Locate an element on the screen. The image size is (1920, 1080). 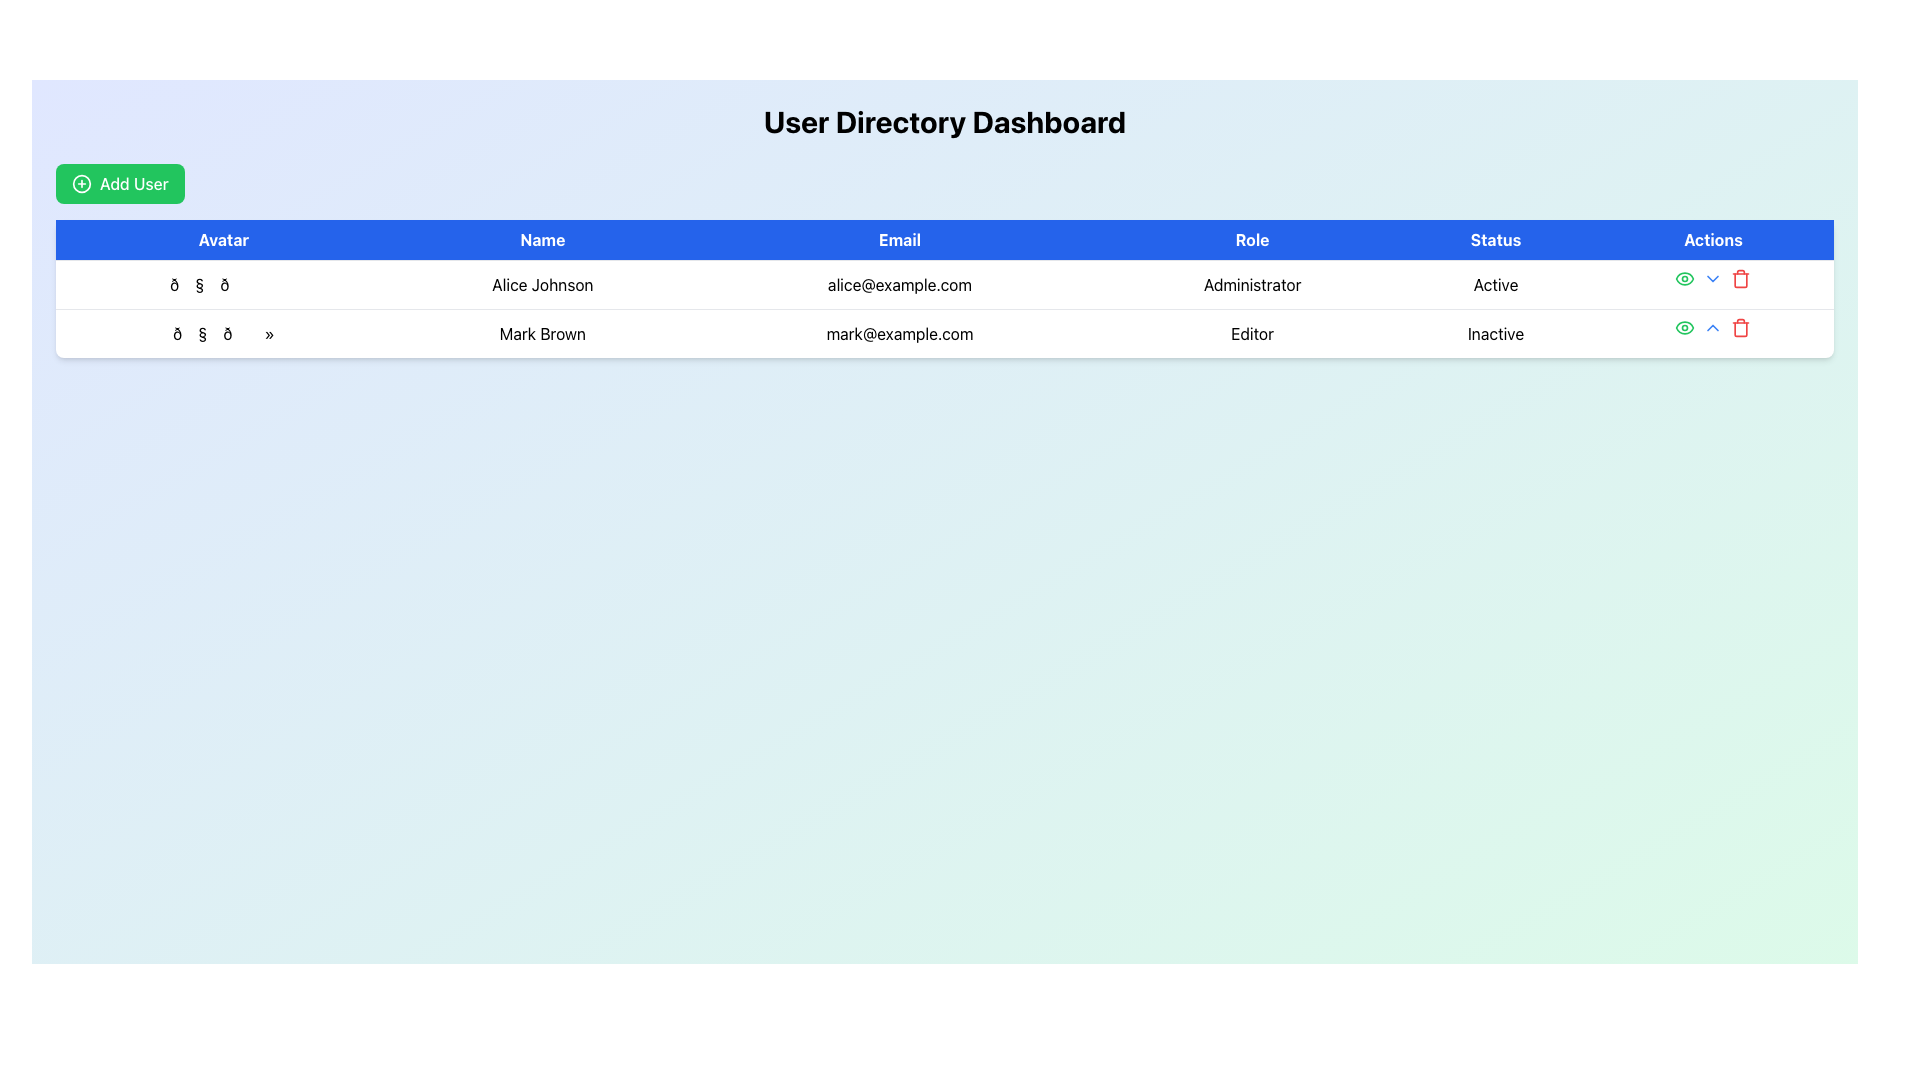
the informational text label displaying the email address of the user in the second row of the table, located in the 'Email' column between the 'Name' and 'Role' columns is located at coordinates (899, 332).